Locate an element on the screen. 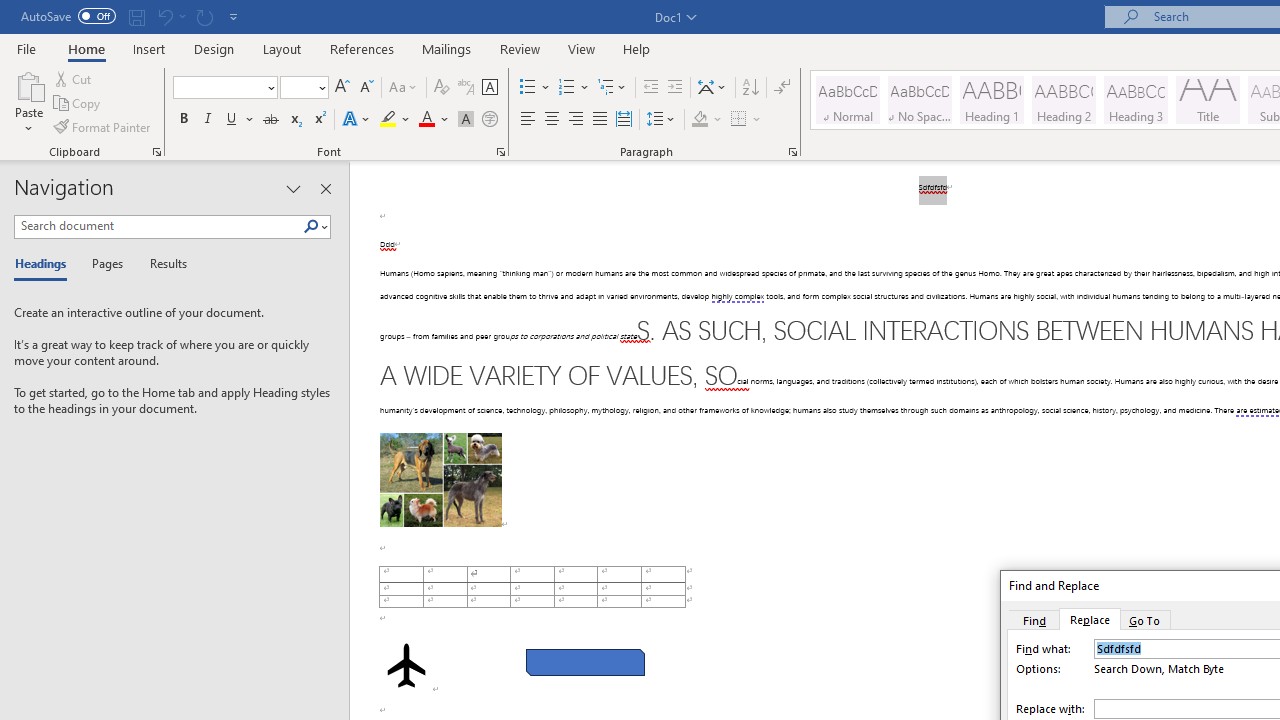 This screenshot has width=1280, height=720. 'Copy' is located at coordinates (78, 103).